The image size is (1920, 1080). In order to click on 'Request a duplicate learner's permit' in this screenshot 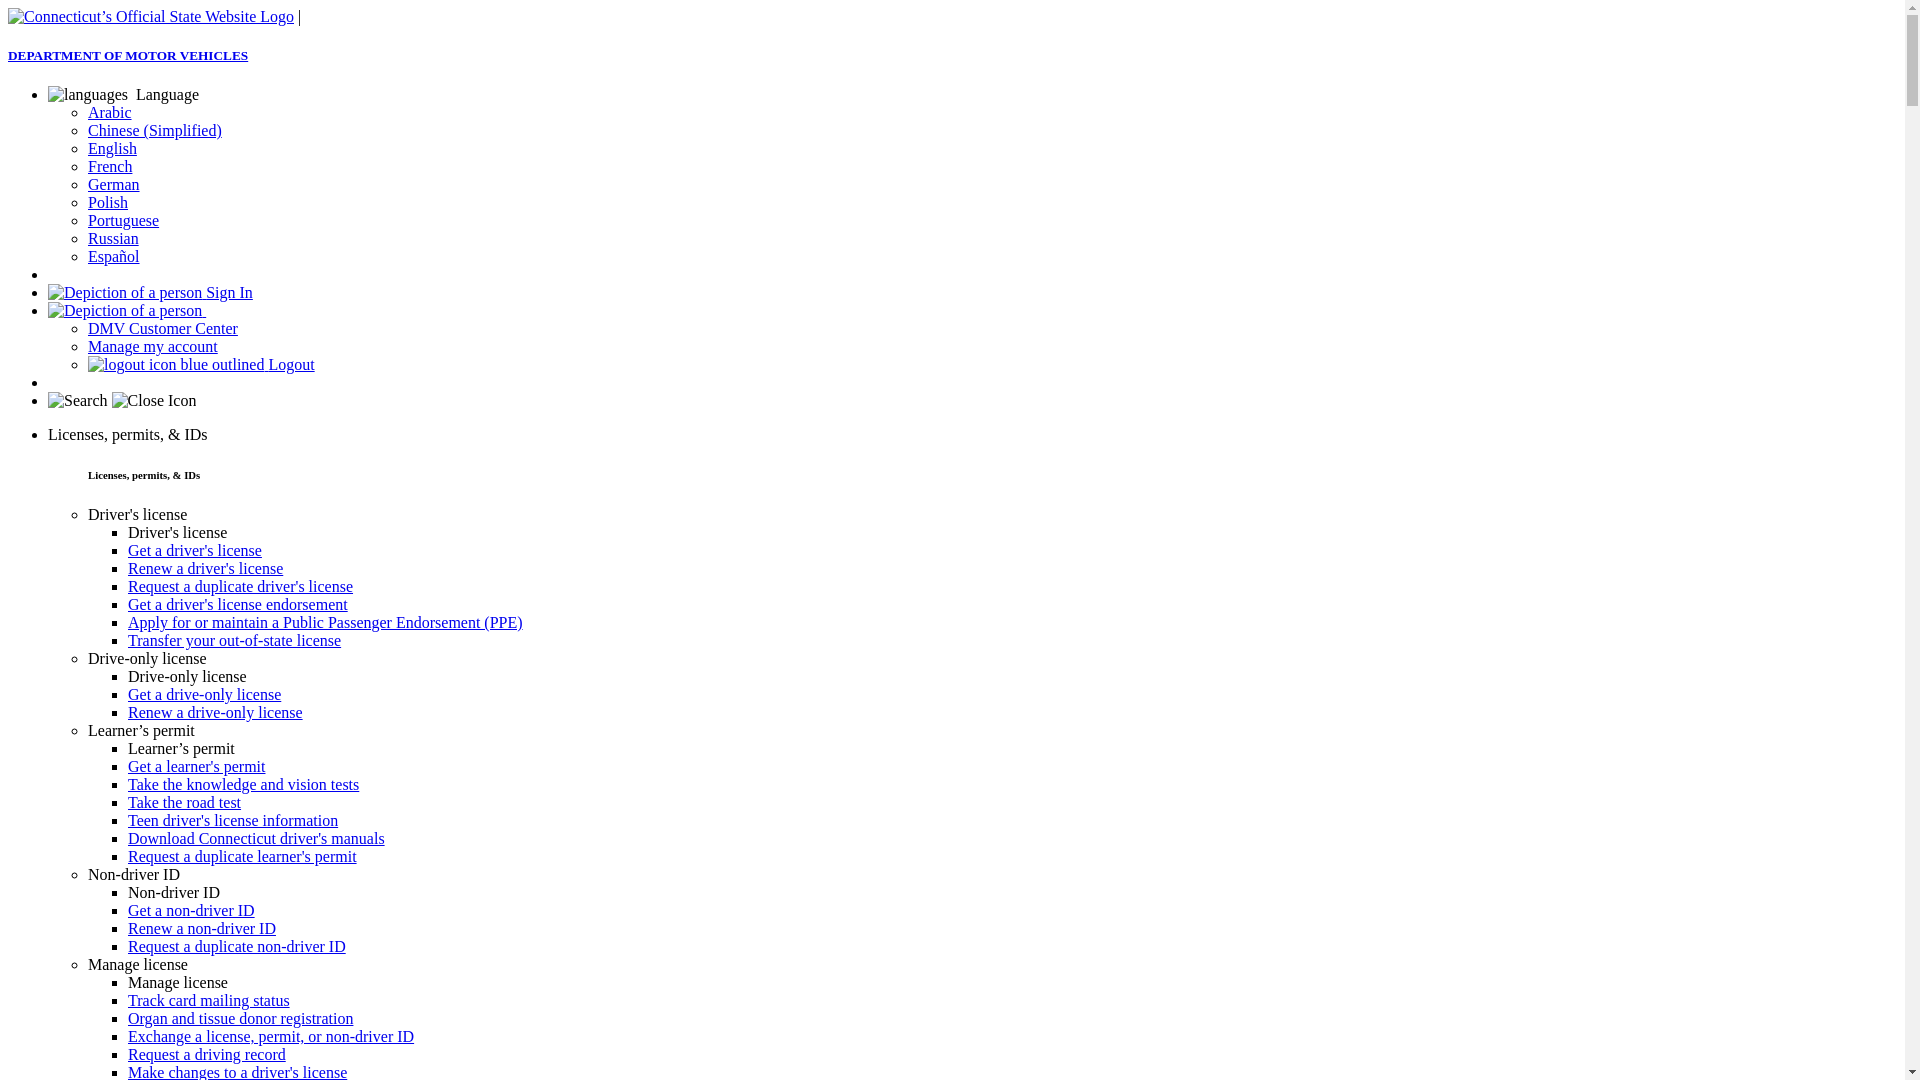, I will do `click(127, 855)`.